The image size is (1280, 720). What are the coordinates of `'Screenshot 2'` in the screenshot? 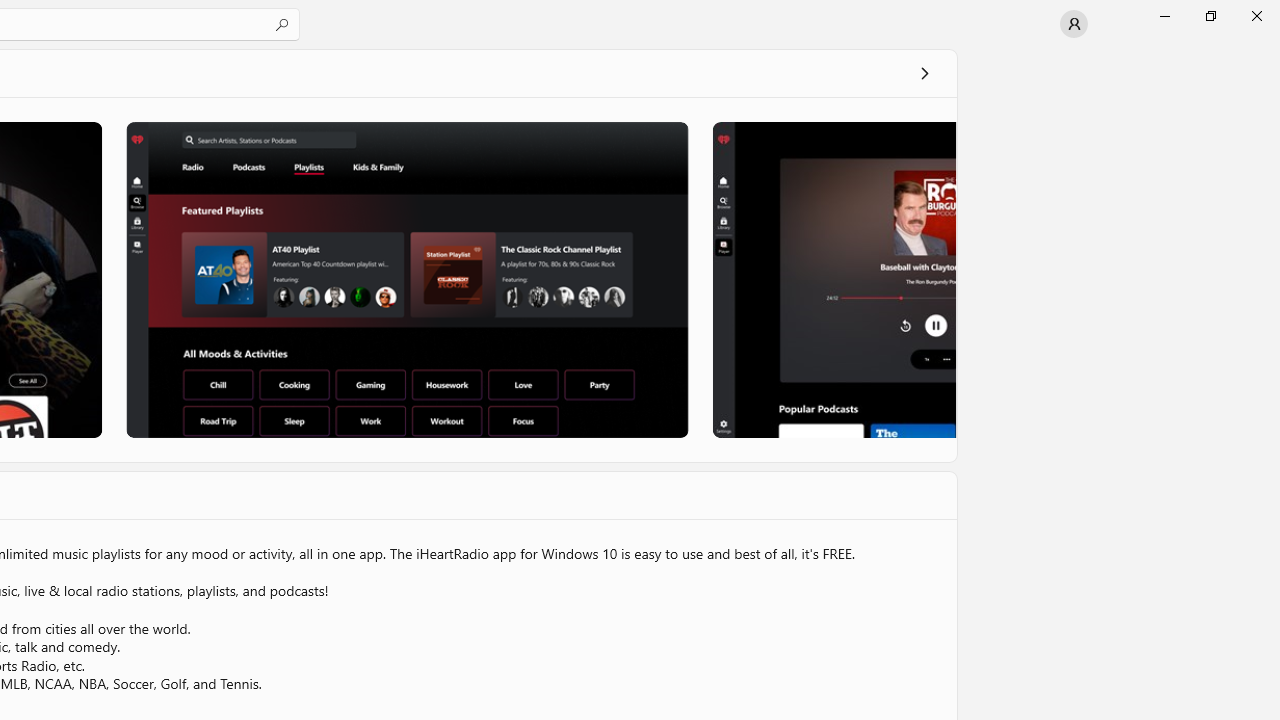 It's located at (406, 279).